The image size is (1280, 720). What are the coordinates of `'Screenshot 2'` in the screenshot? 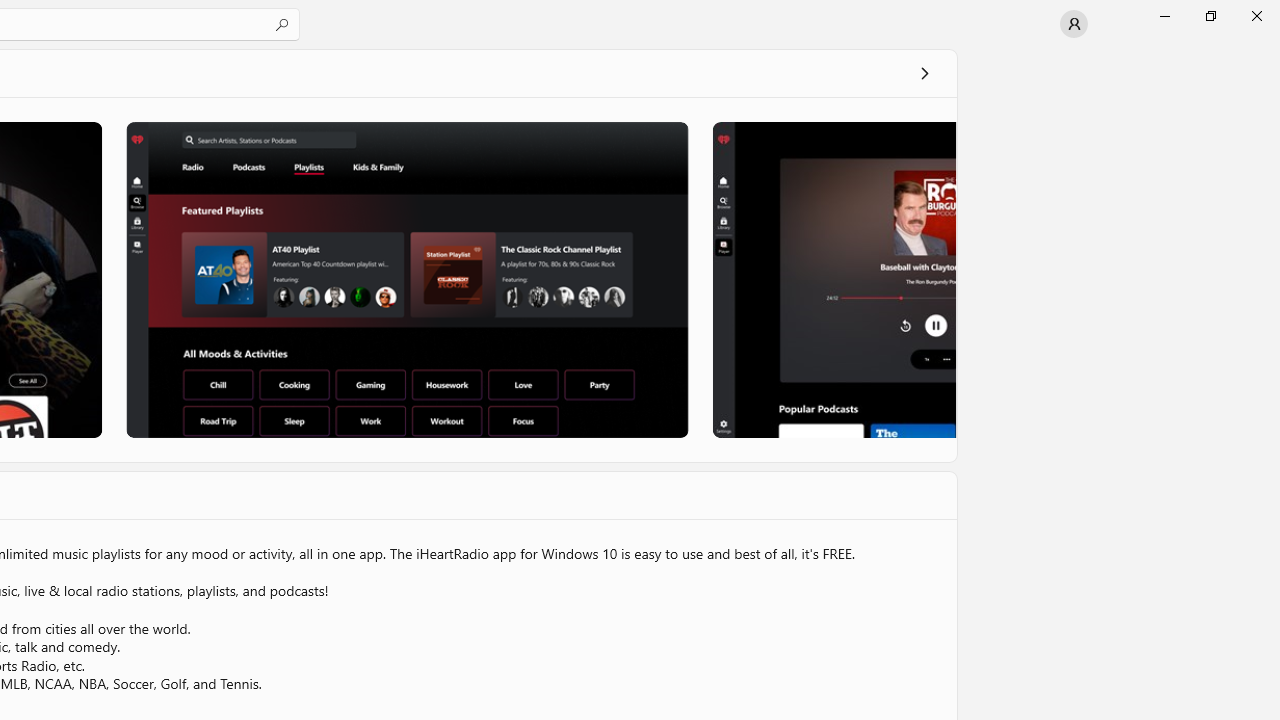 It's located at (406, 279).